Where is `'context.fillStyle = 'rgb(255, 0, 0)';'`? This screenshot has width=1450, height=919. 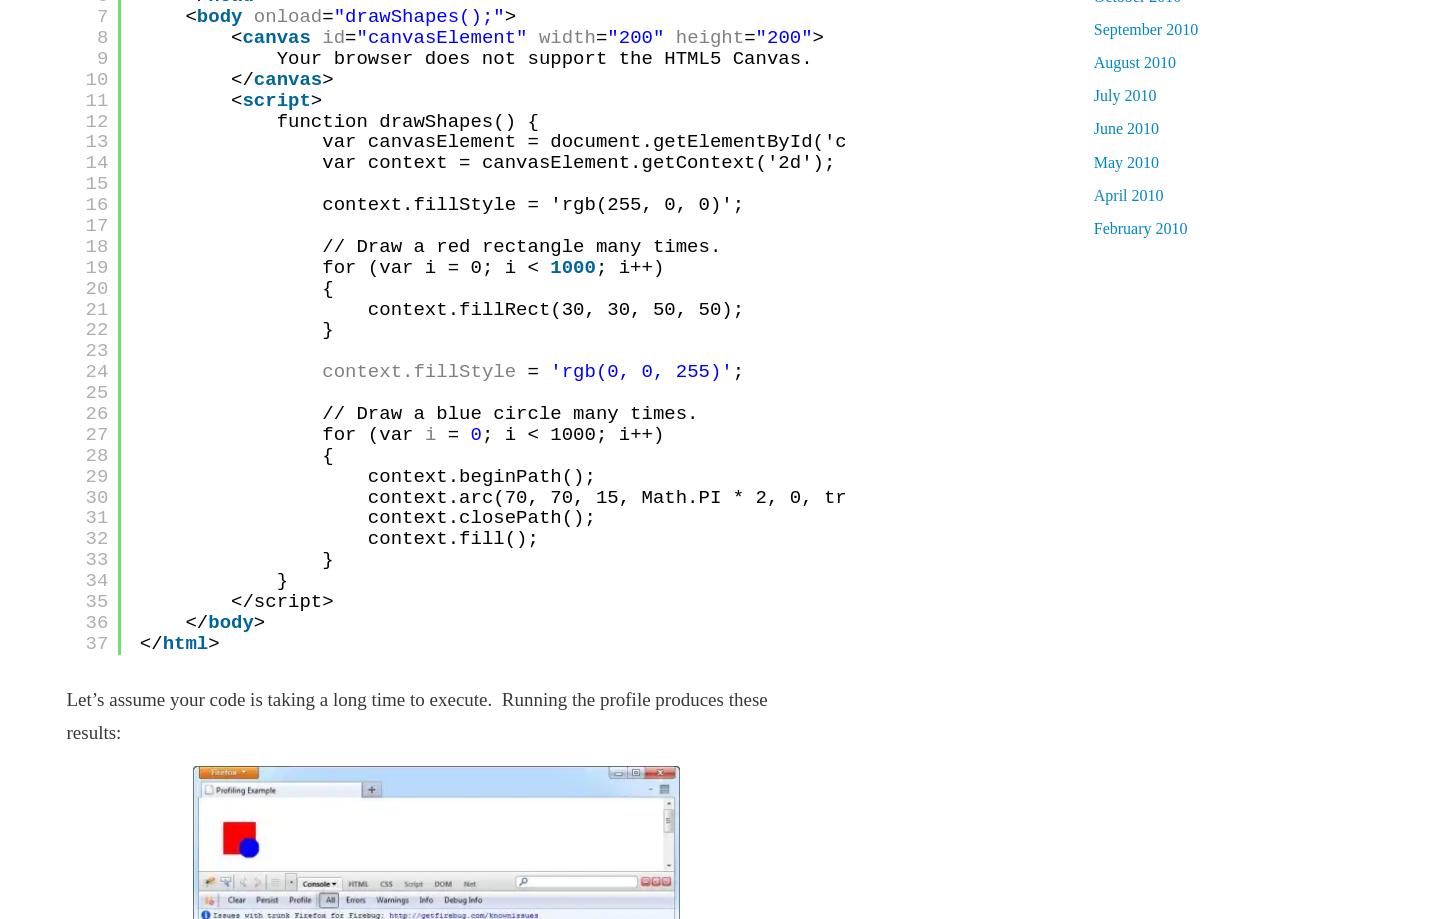
'context.fillStyle = 'rgb(255, 0, 0)';' is located at coordinates (533, 205).